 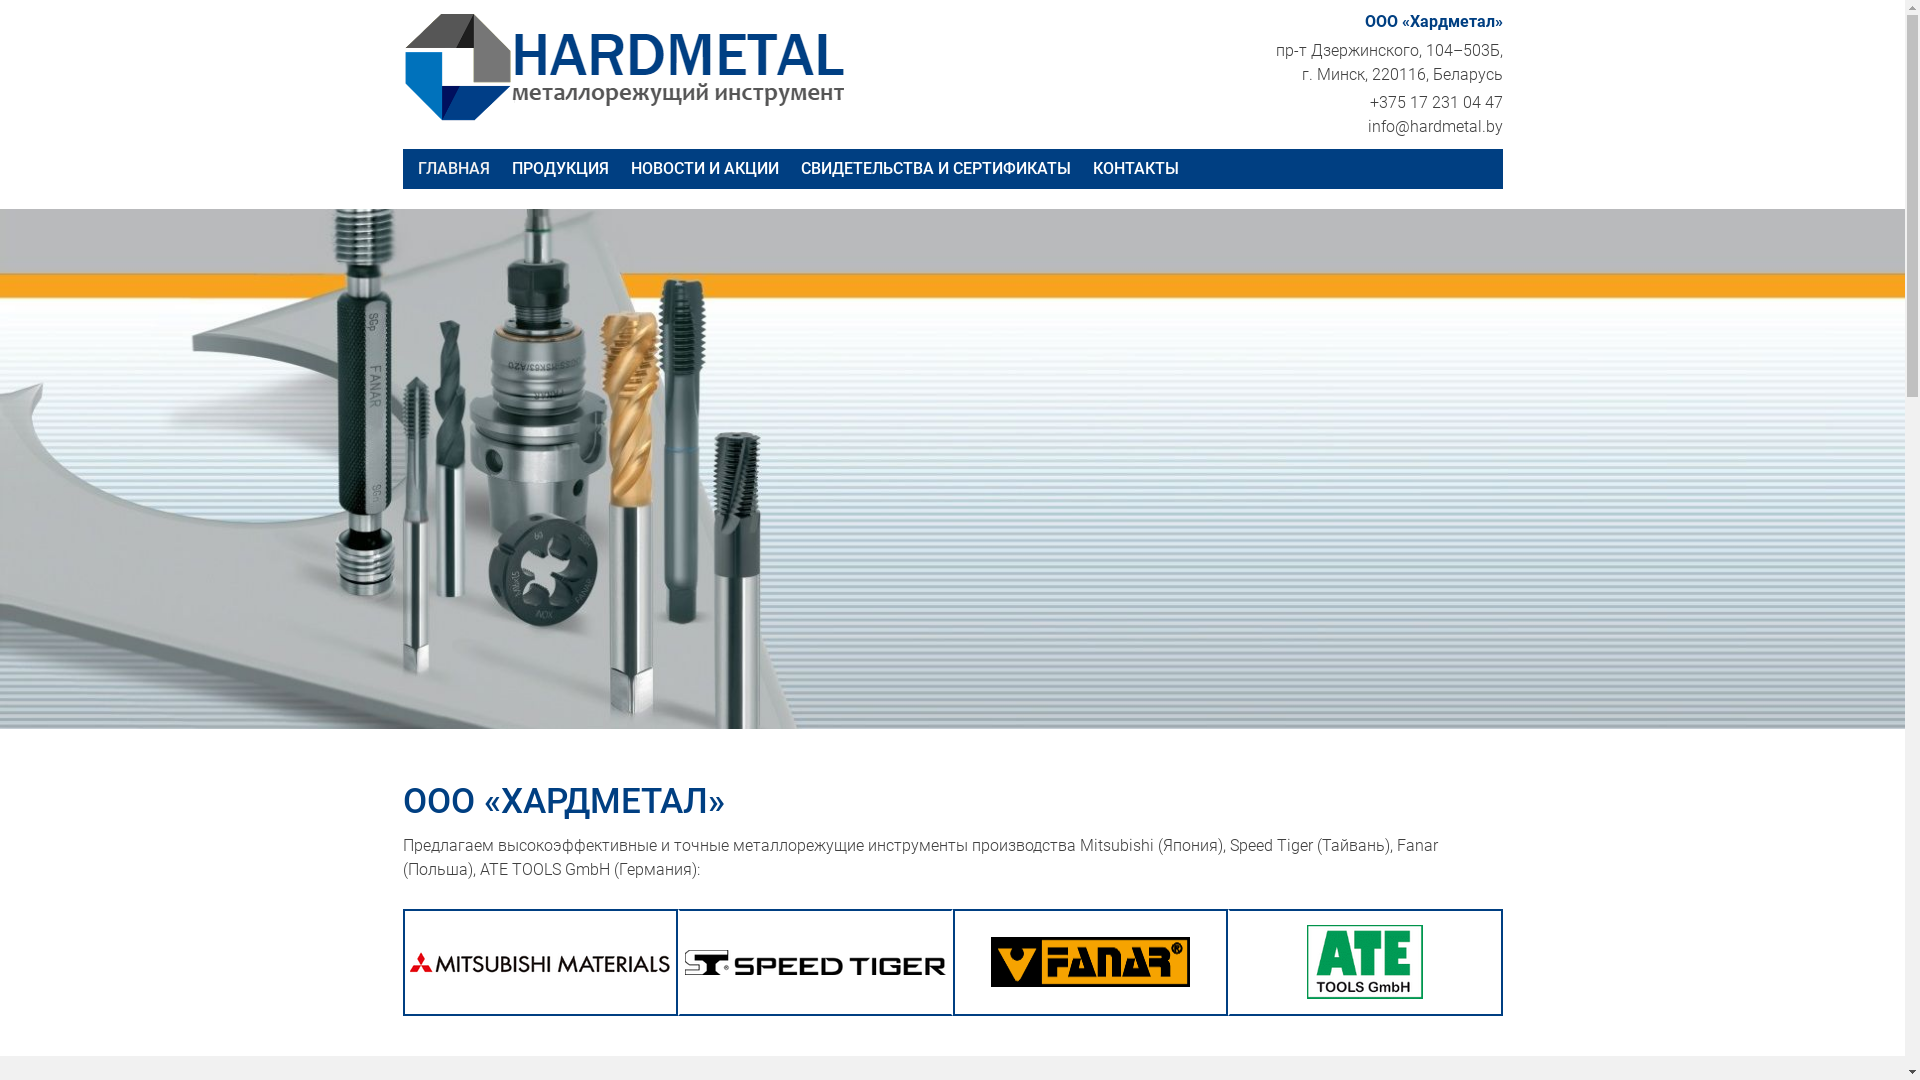 I want to click on '34747', so click(x=684, y=961).